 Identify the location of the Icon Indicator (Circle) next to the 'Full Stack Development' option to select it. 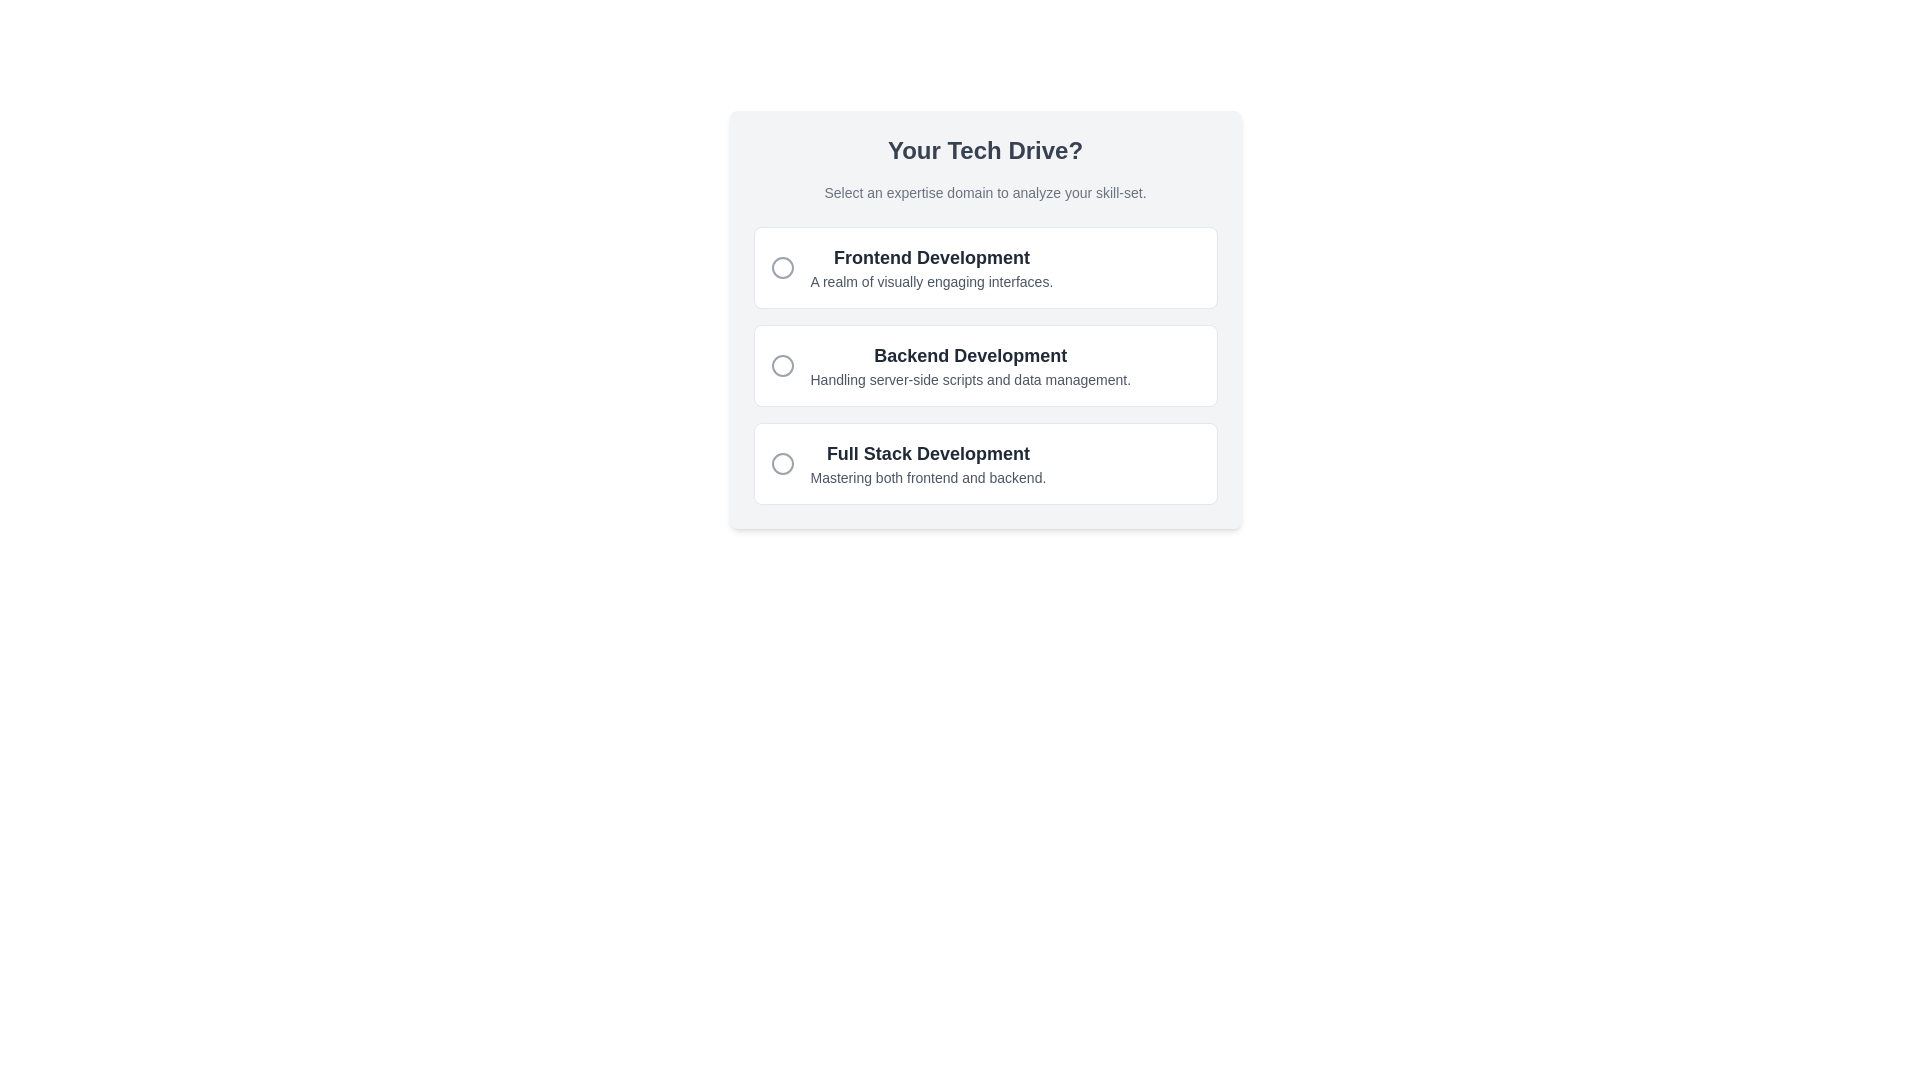
(781, 463).